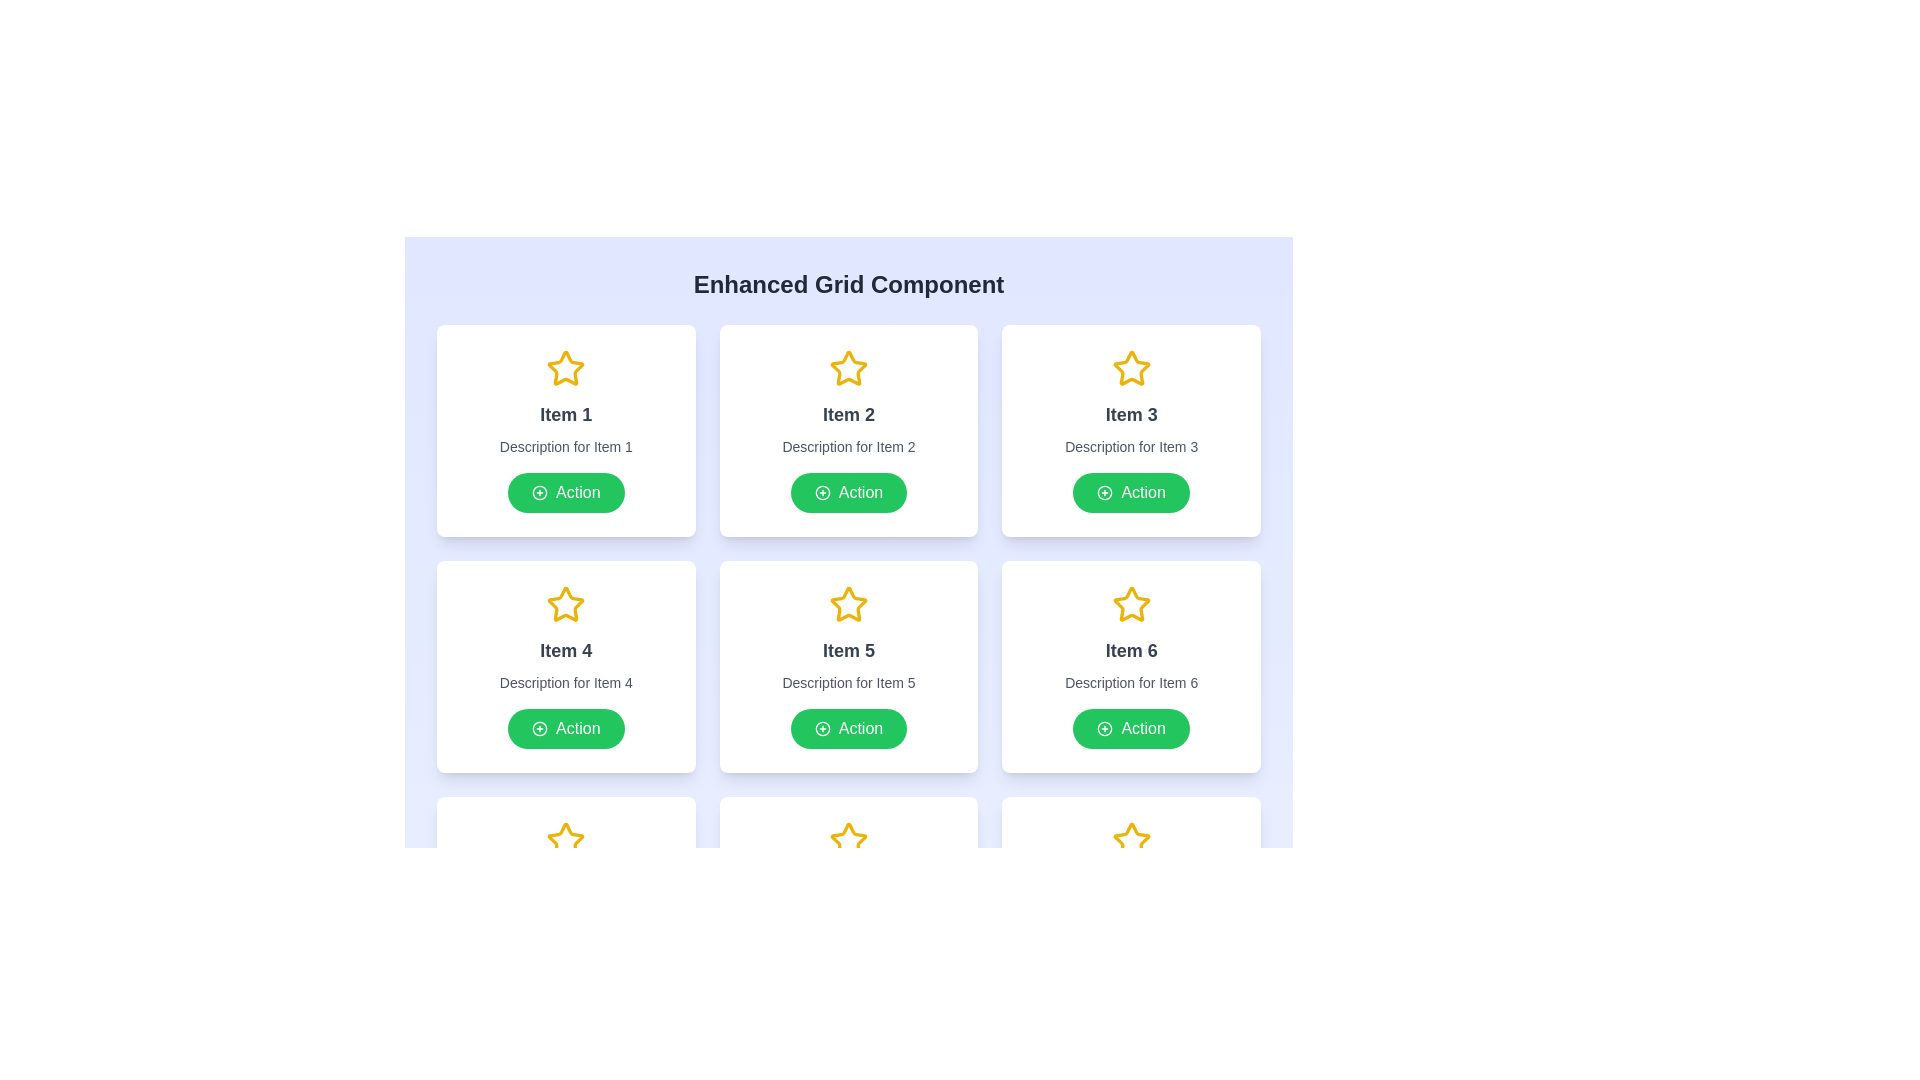 The image size is (1920, 1080). Describe the element at coordinates (540, 729) in the screenshot. I see `the addition icon inside the 'Action' button of the fourth item card located in the second row and first column of the grid` at that location.